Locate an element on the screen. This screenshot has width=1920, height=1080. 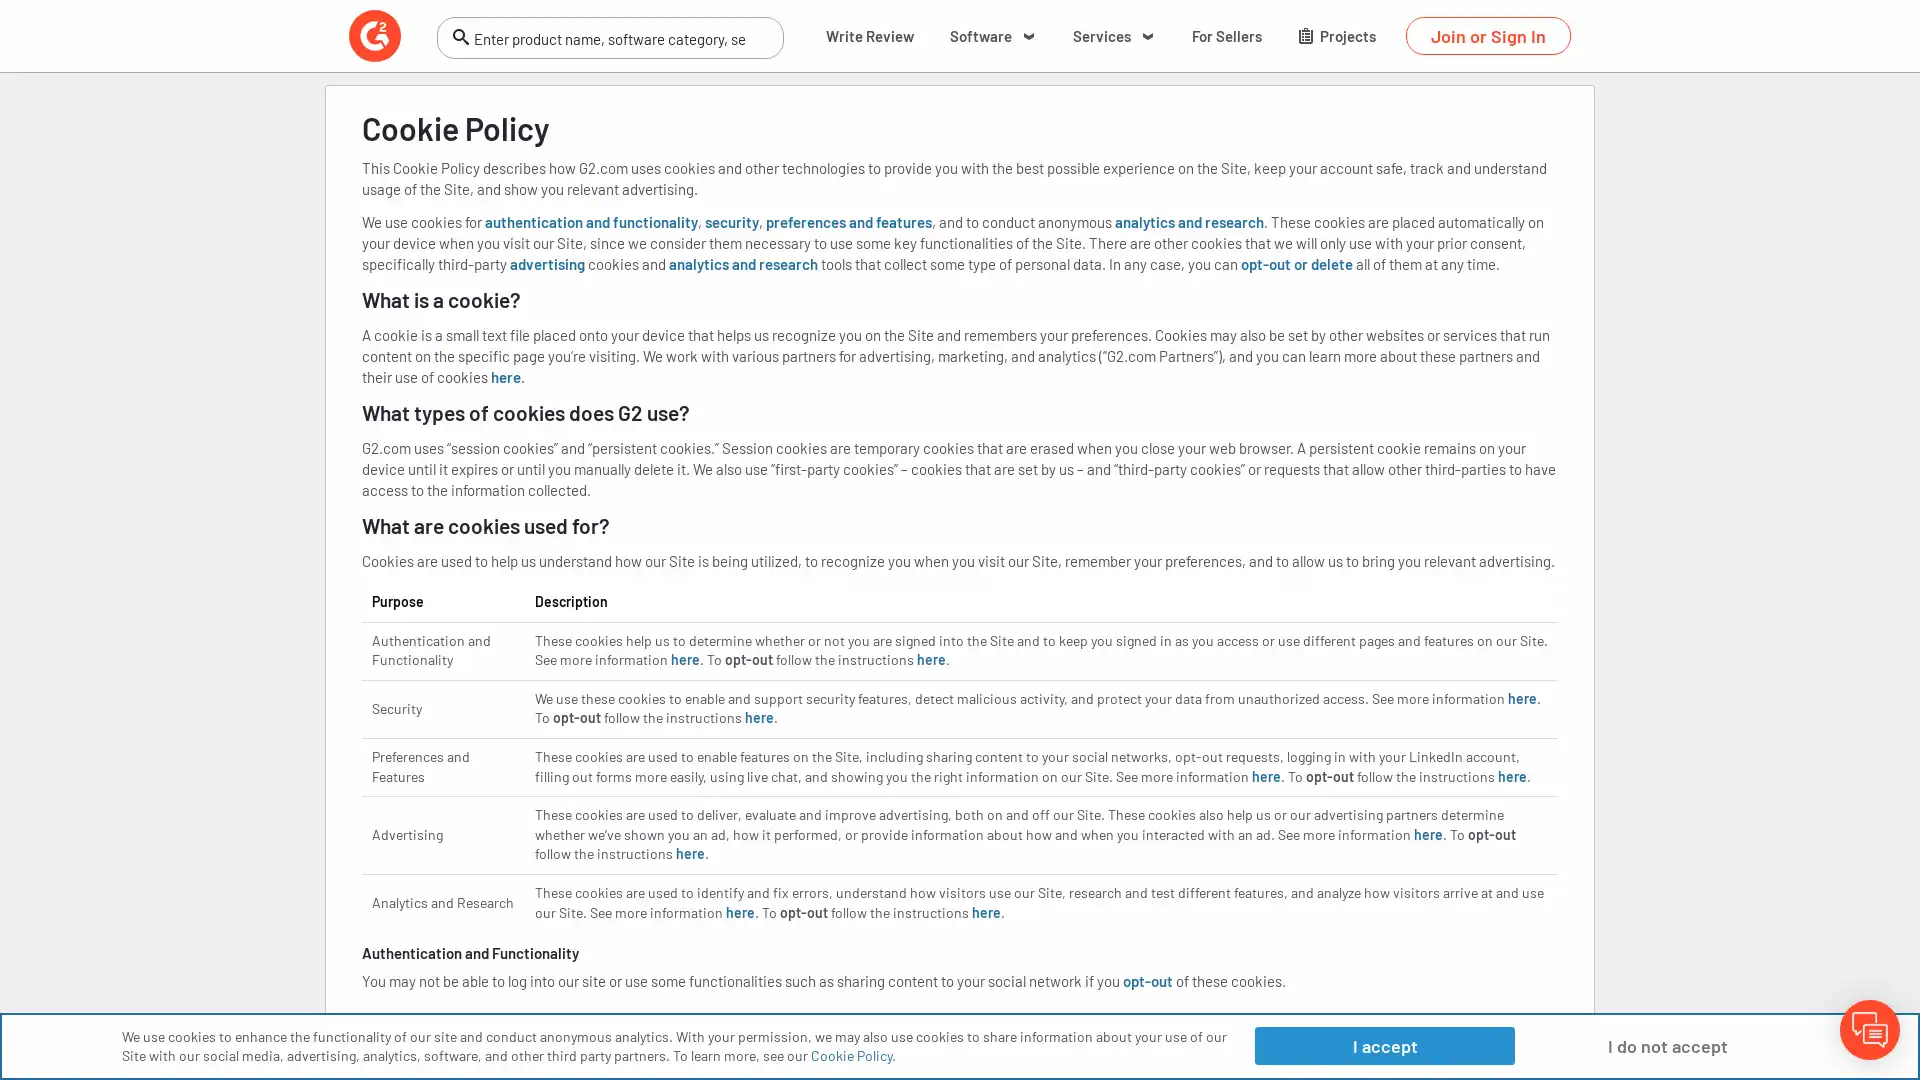
Open Intercom Messenger is located at coordinates (1869, 1029).